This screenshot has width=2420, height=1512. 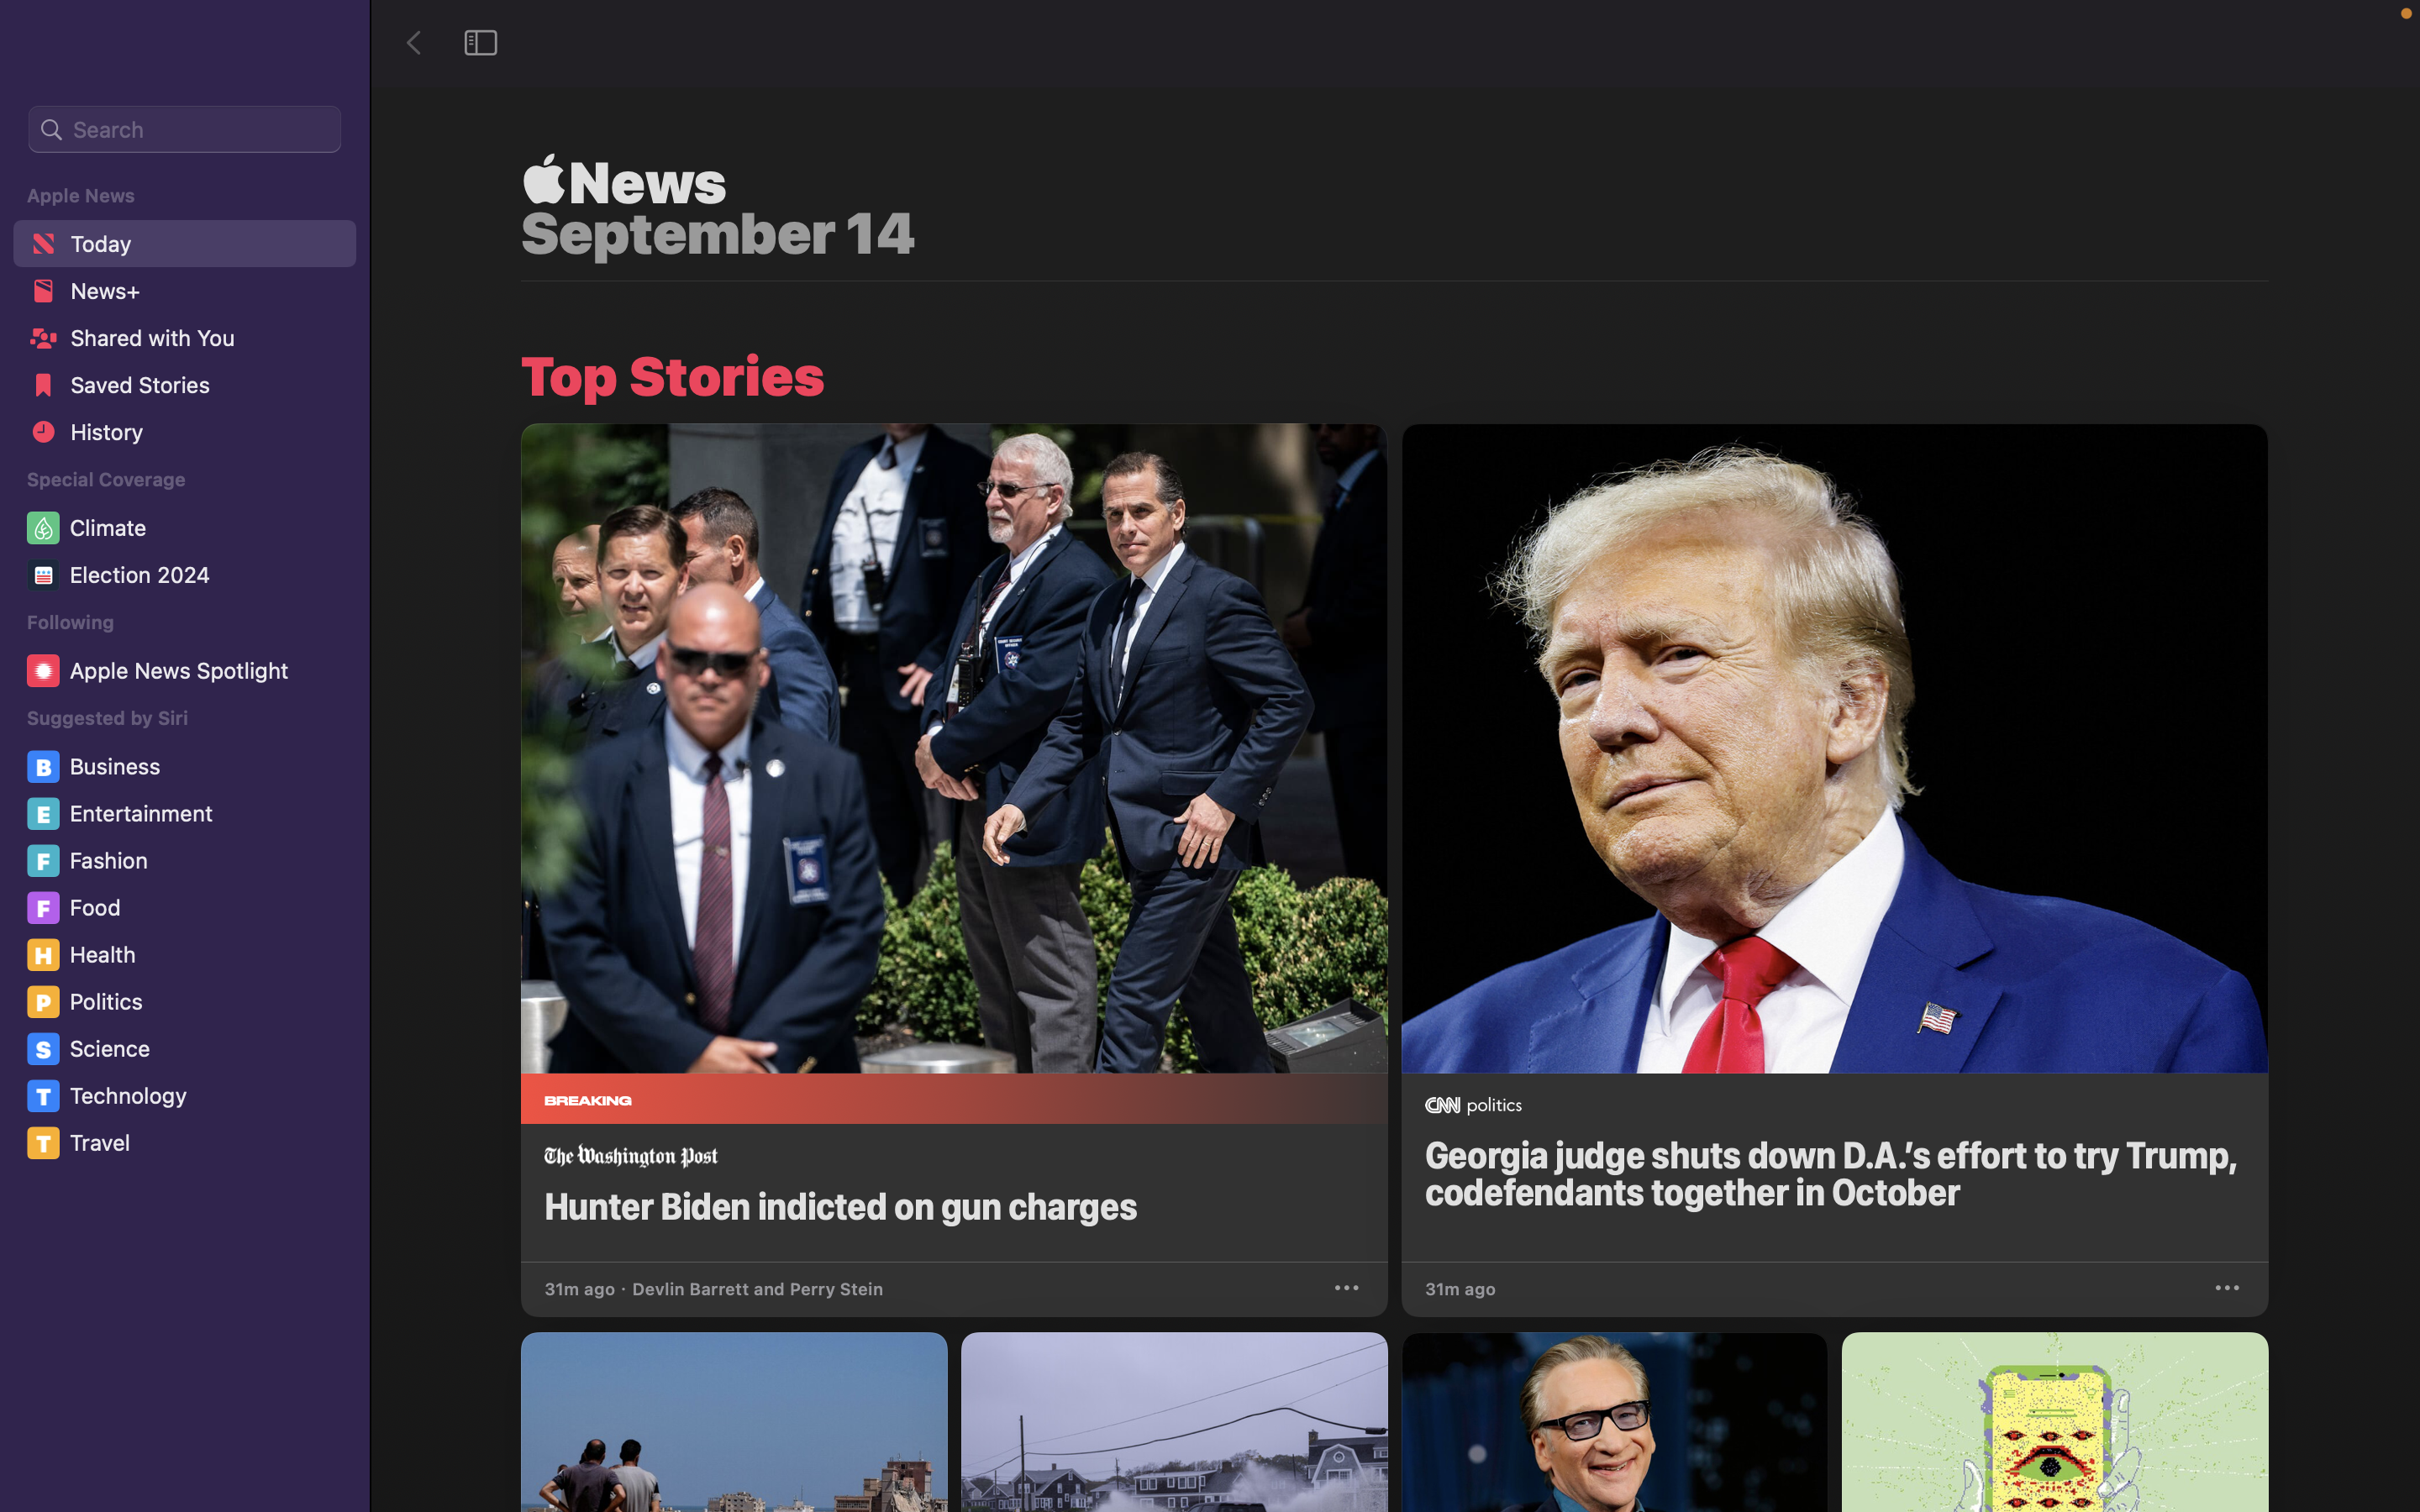 What do you see at coordinates (182, 241) in the screenshot?
I see `the "Today" category` at bounding box center [182, 241].